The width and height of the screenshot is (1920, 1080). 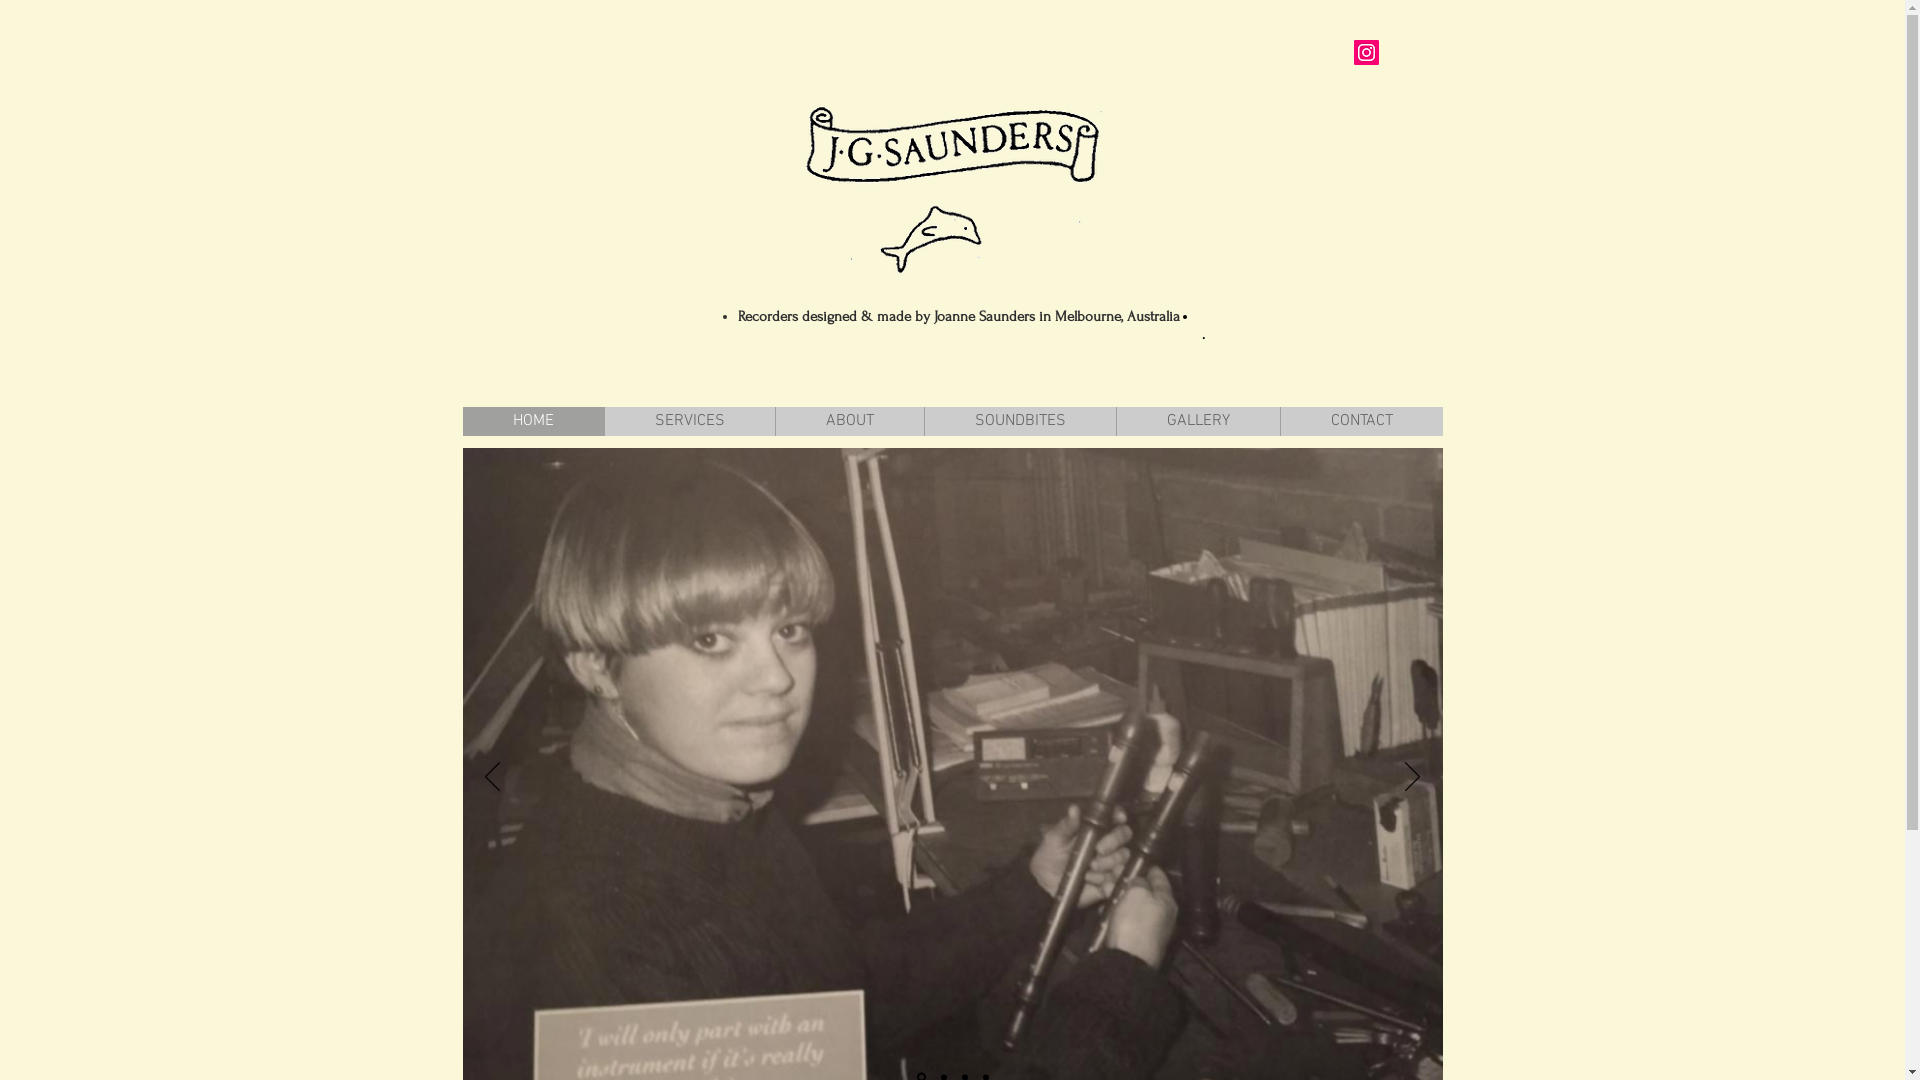 What do you see at coordinates (772, 420) in the screenshot?
I see `'ABOUT'` at bounding box center [772, 420].